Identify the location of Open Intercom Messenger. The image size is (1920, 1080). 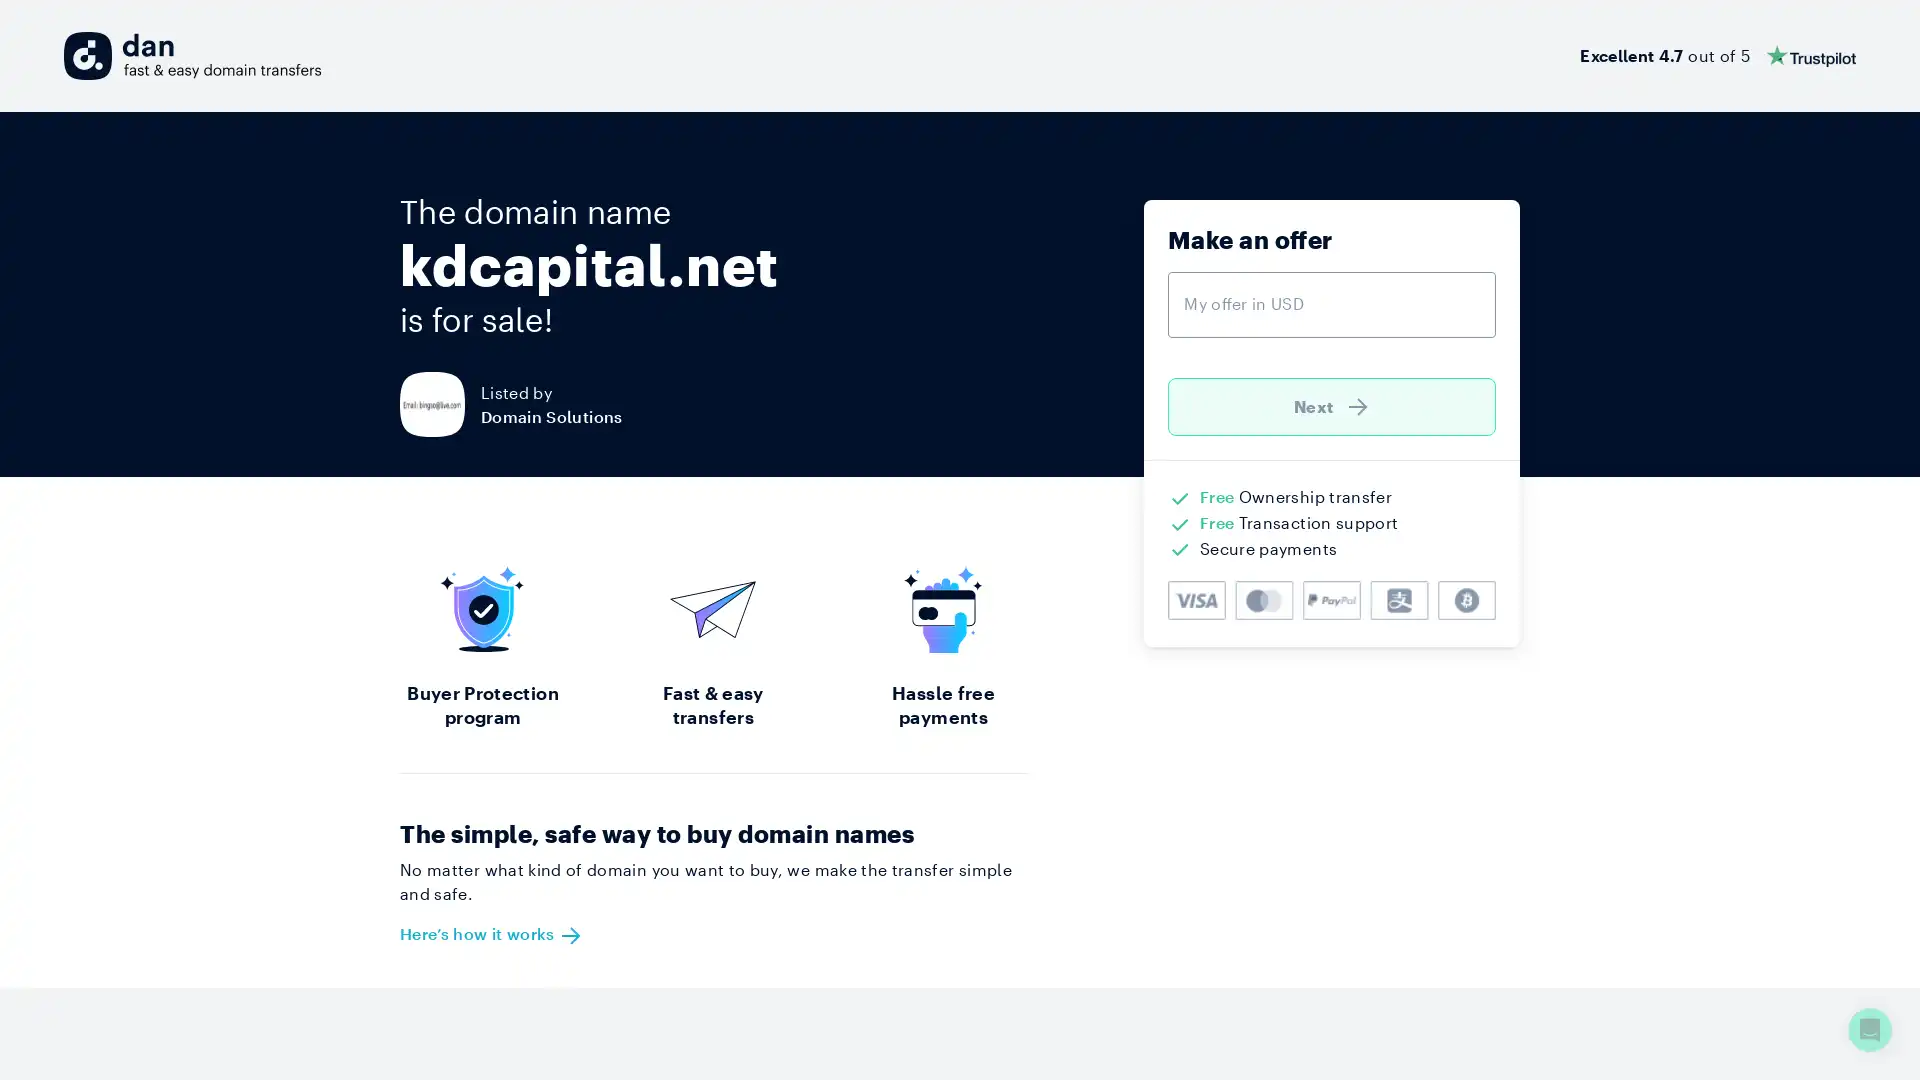
(1869, 1029).